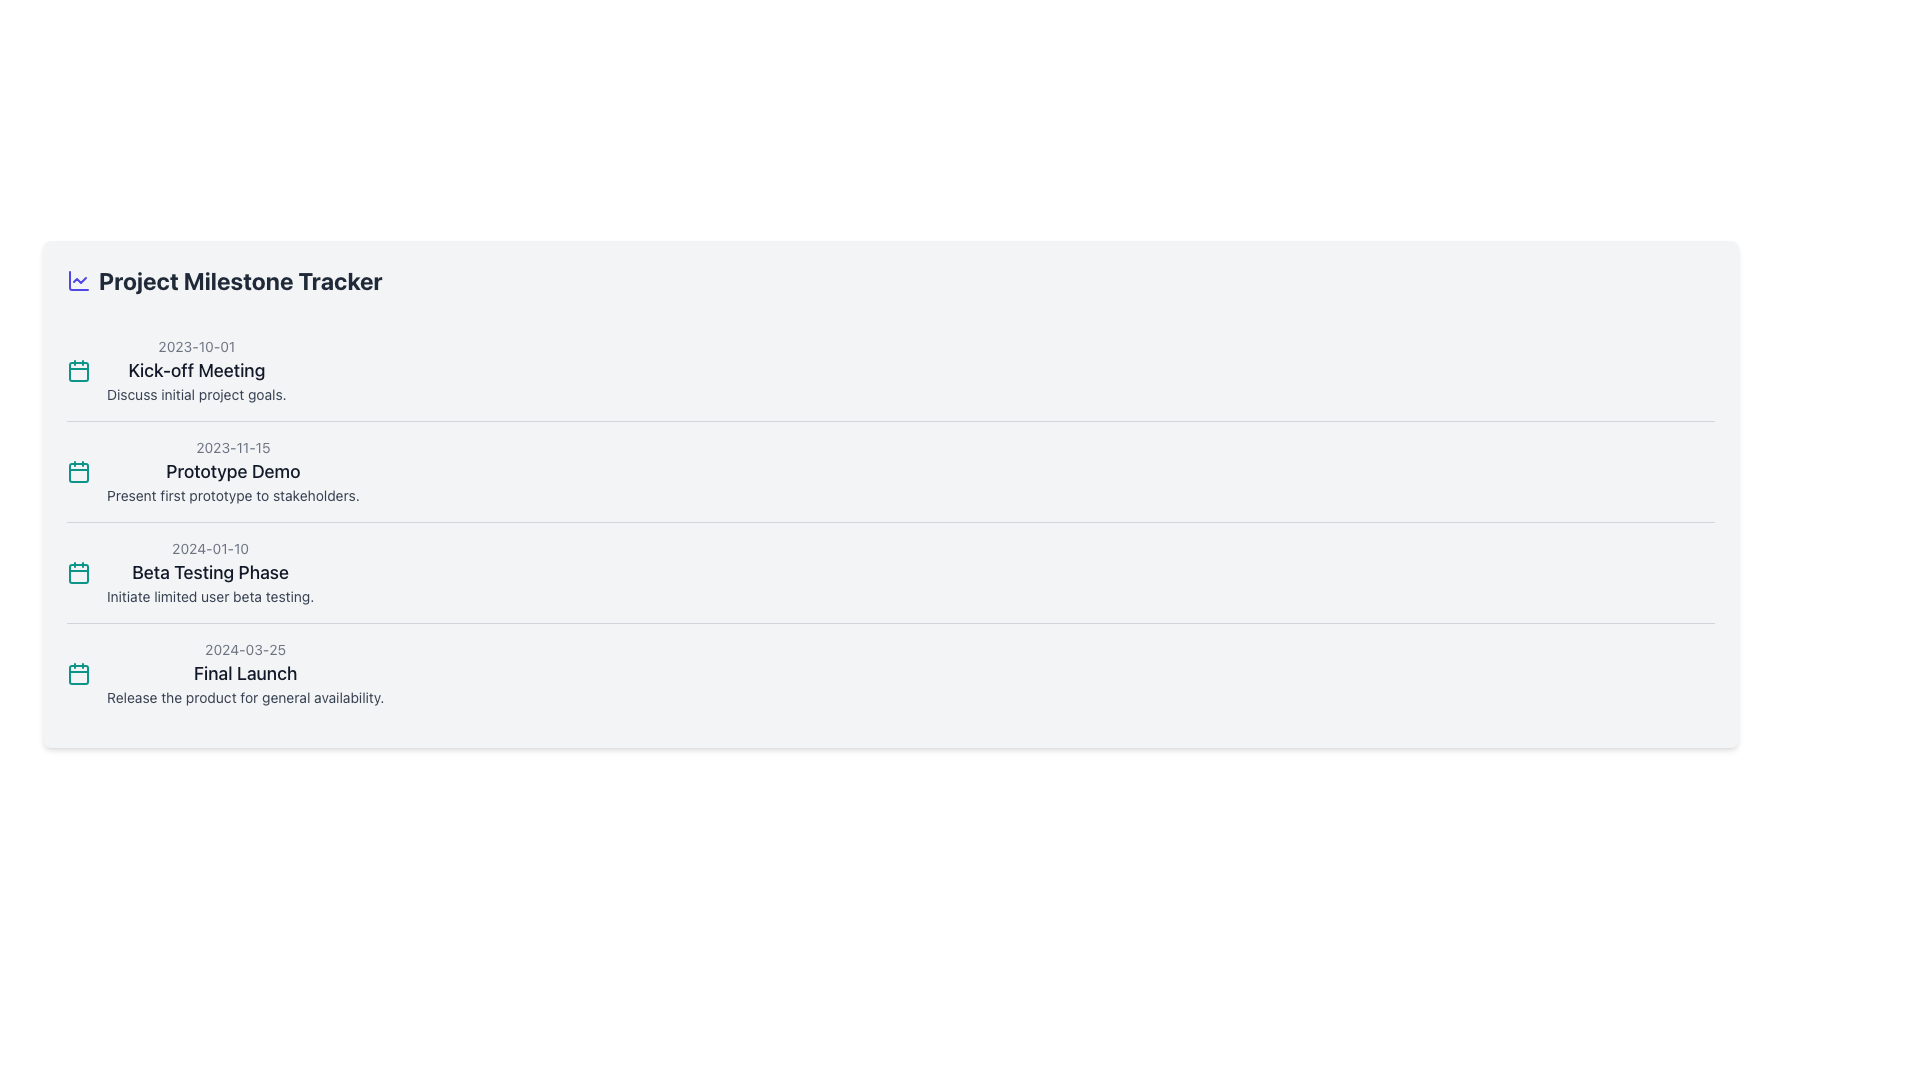 Image resolution: width=1920 pixels, height=1080 pixels. What do you see at coordinates (196, 370) in the screenshot?
I see `text content of the first milestone entry in the Project Milestone Tracker, which is displayed below the title and aligned with a teal-colored calendar icon` at bounding box center [196, 370].